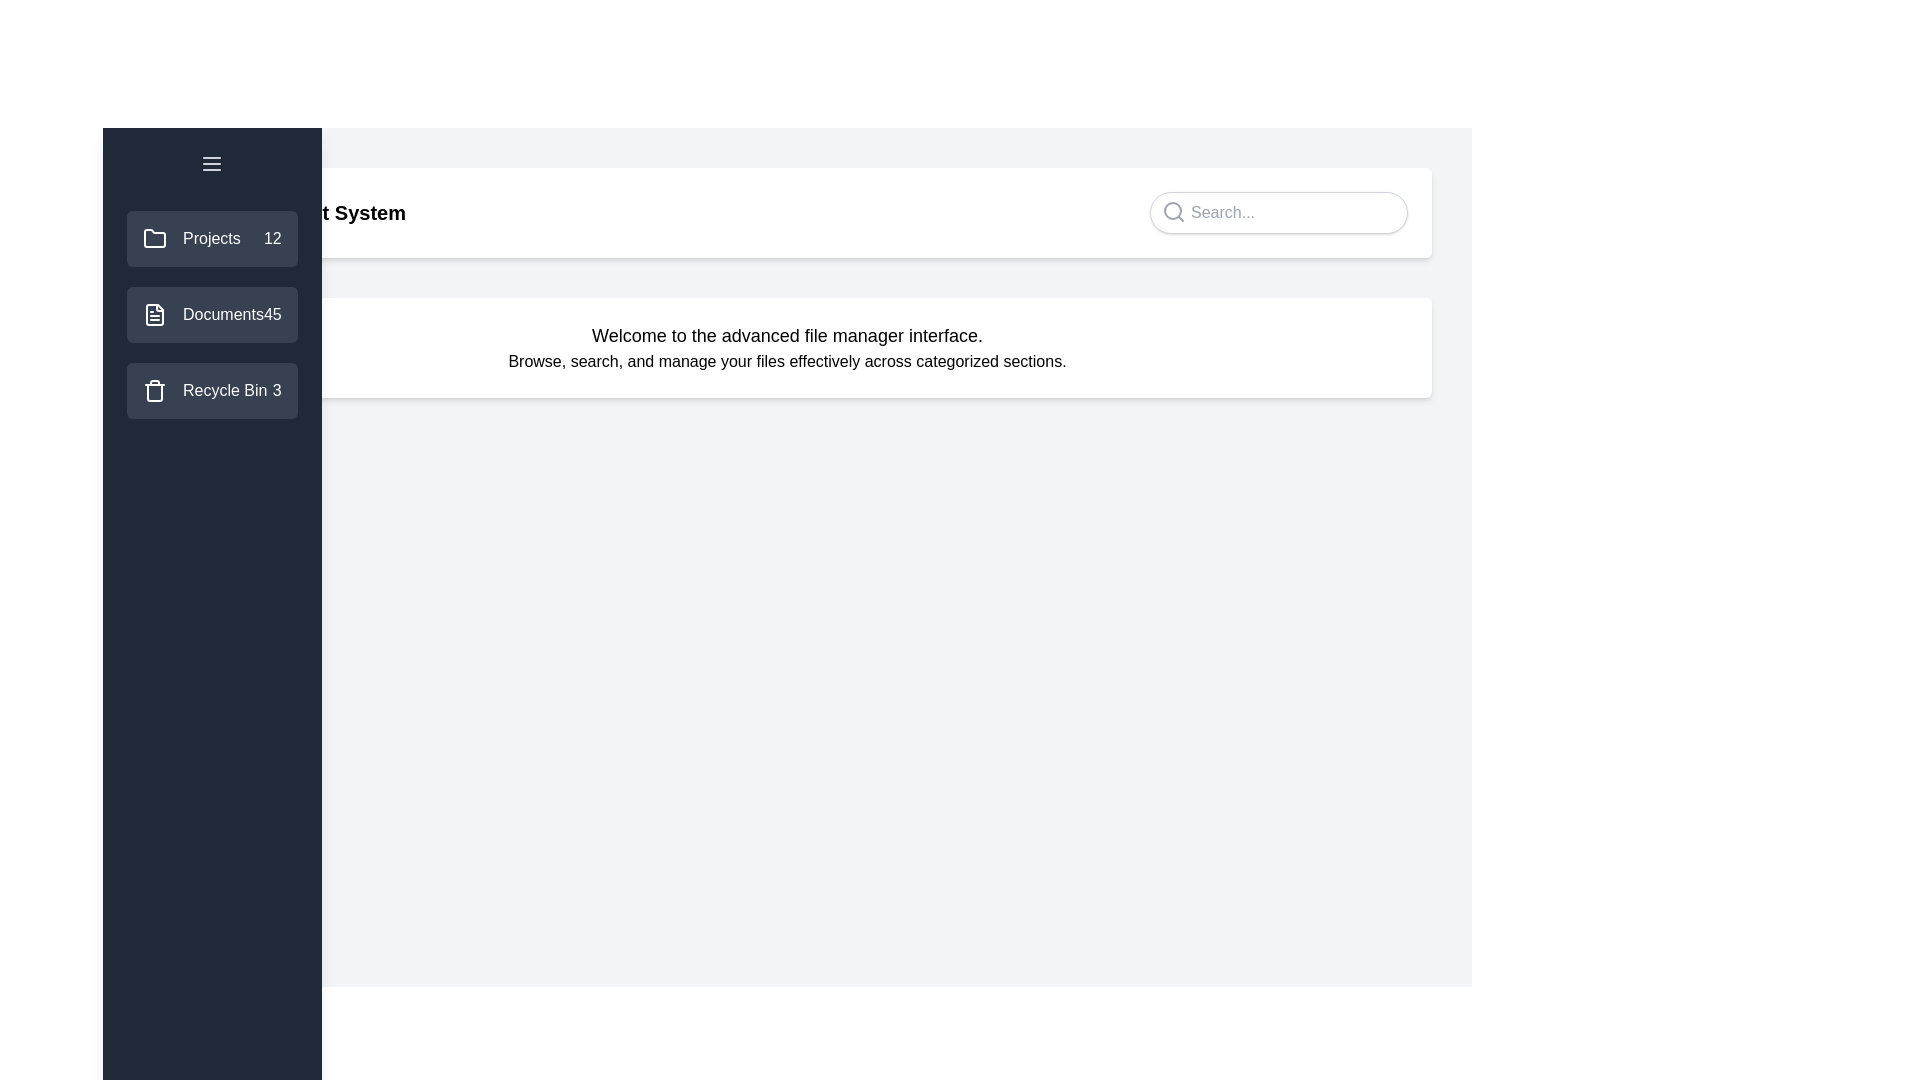 Image resolution: width=1920 pixels, height=1080 pixels. I want to click on the category Recycle Bin in the sidebar, so click(211, 390).